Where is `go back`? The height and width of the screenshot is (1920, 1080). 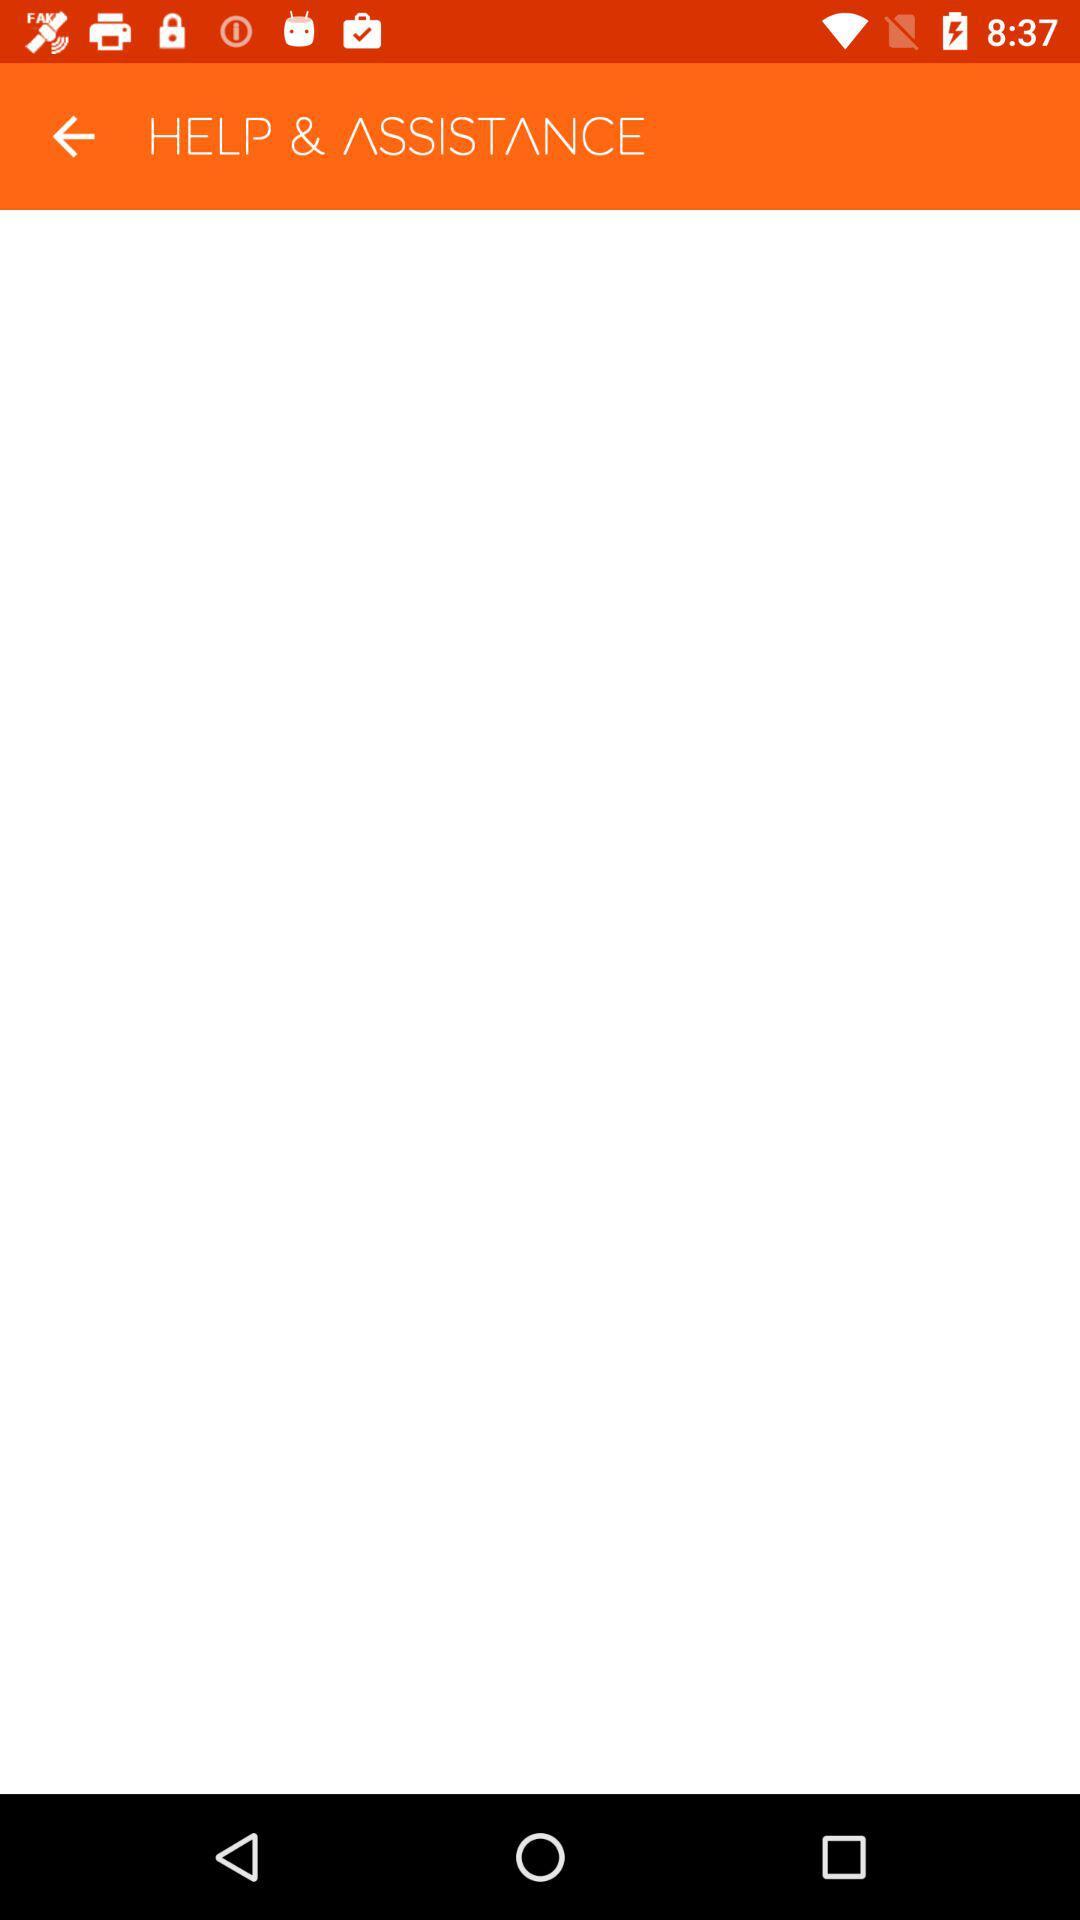 go back is located at coordinates (72, 135).